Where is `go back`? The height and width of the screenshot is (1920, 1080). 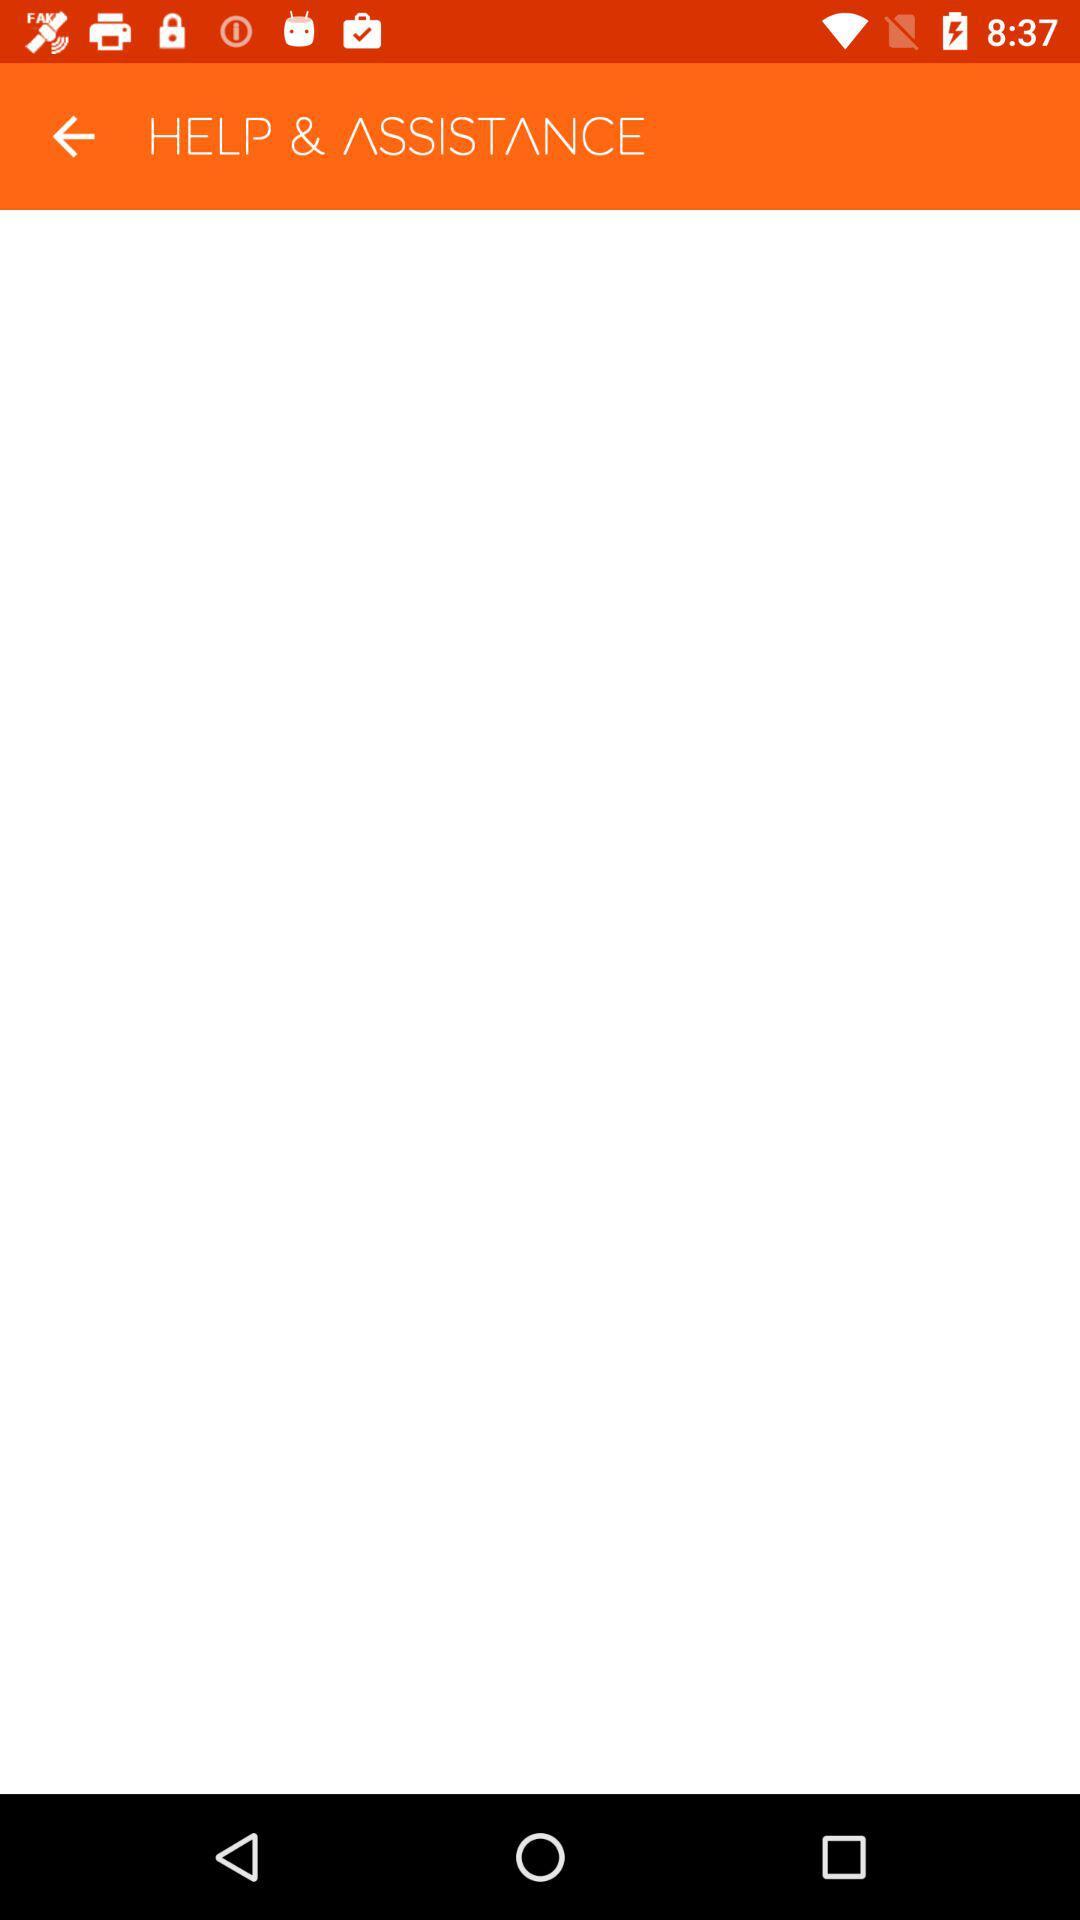 go back is located at coordinates (72, 135).